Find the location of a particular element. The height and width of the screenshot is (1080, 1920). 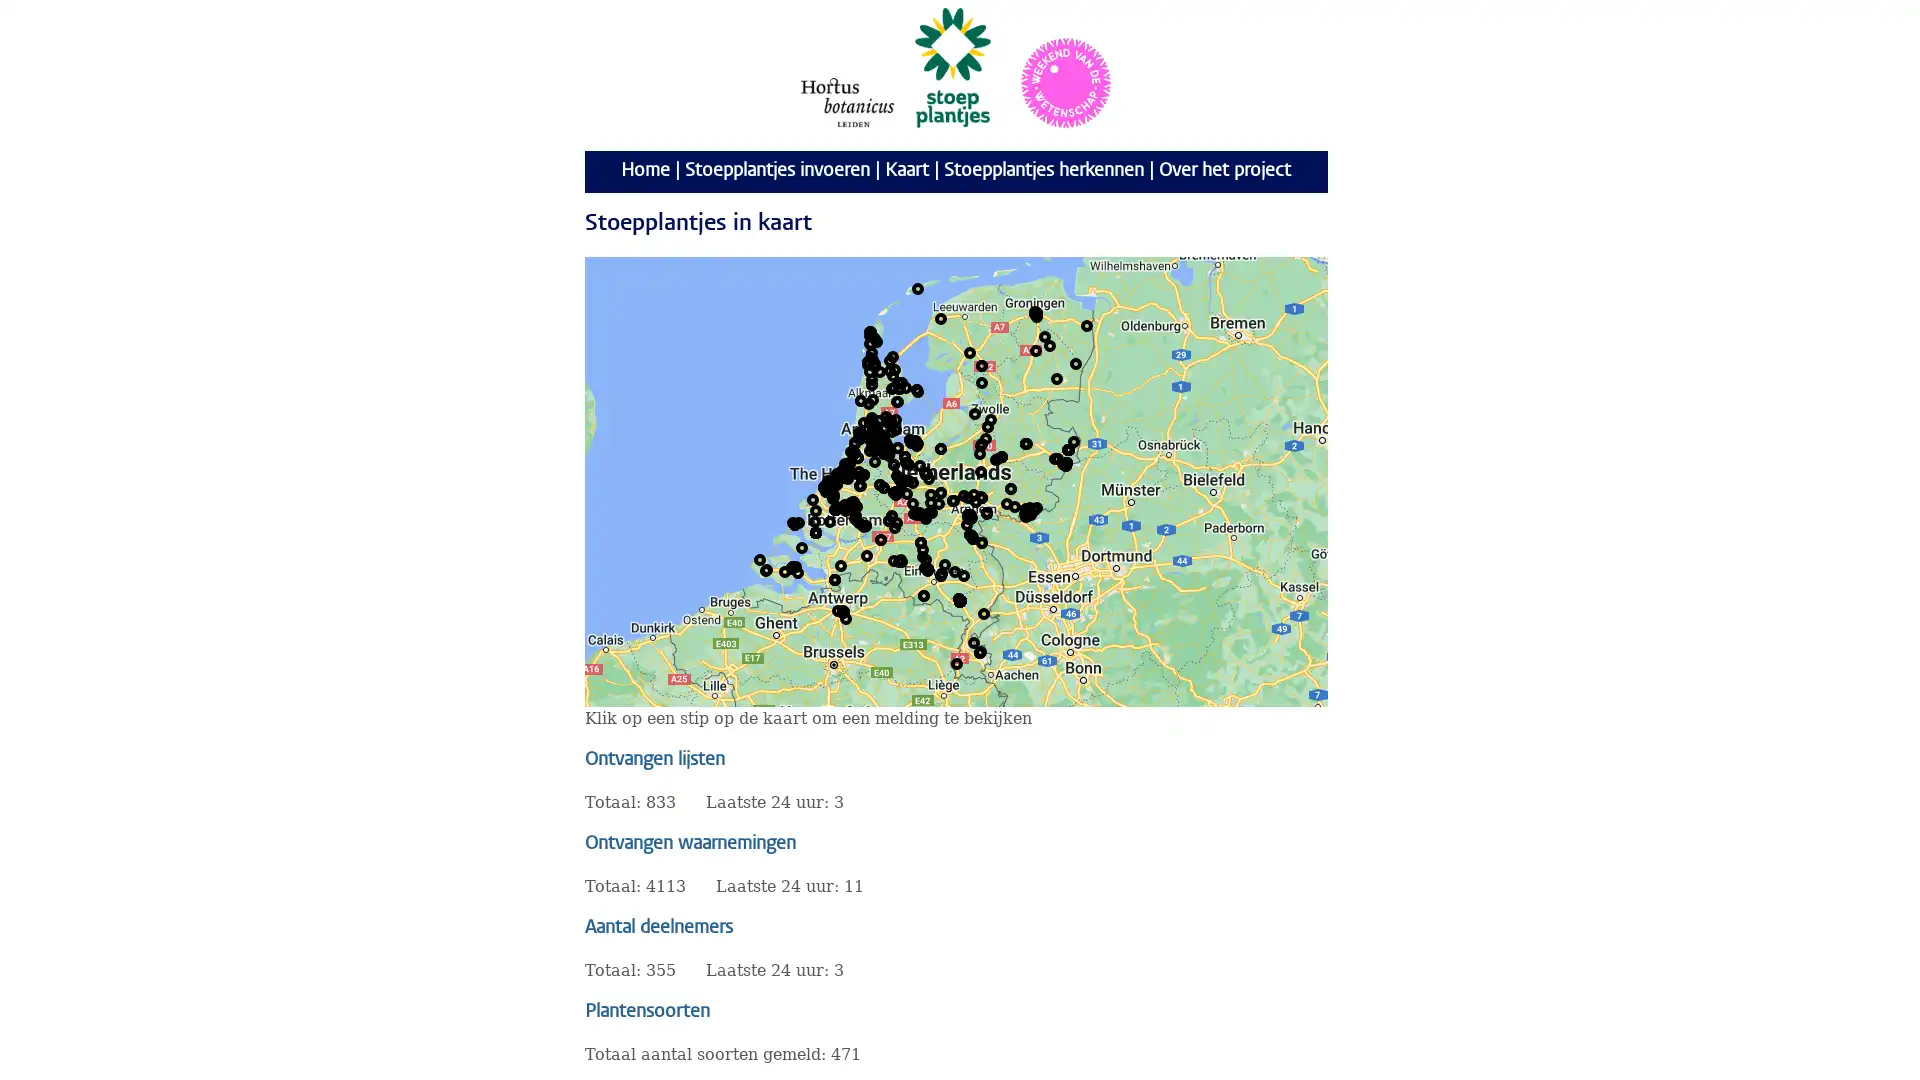

Telling van op 18 januari 2022 is located at coordinates (873, 431).